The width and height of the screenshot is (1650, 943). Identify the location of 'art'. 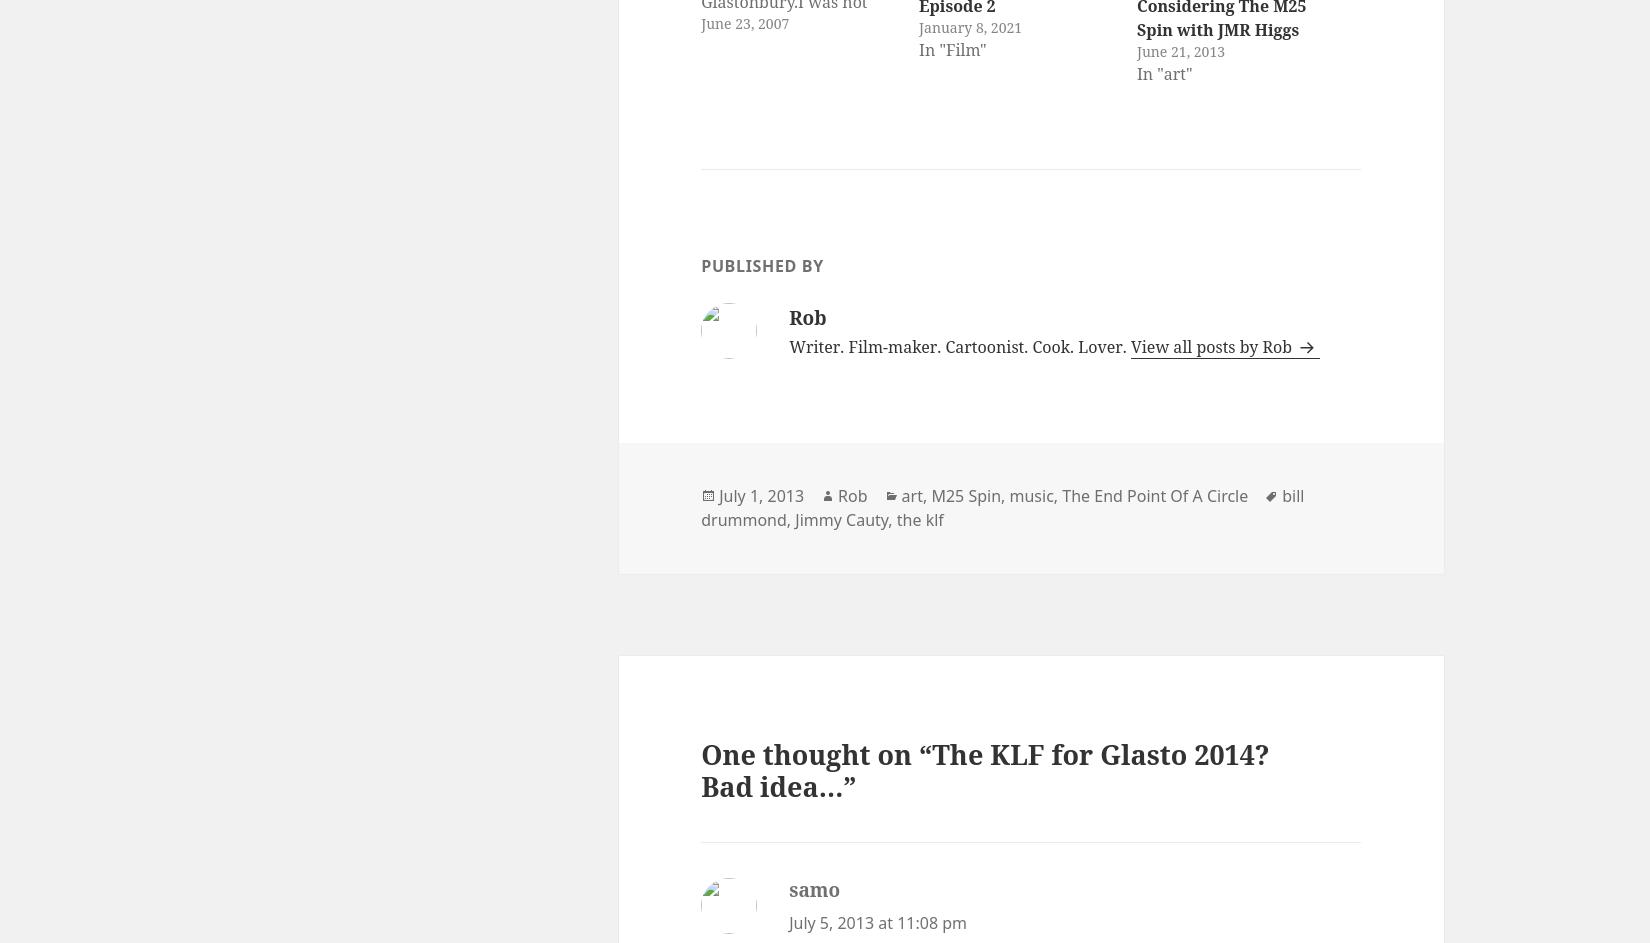
(911, 495).